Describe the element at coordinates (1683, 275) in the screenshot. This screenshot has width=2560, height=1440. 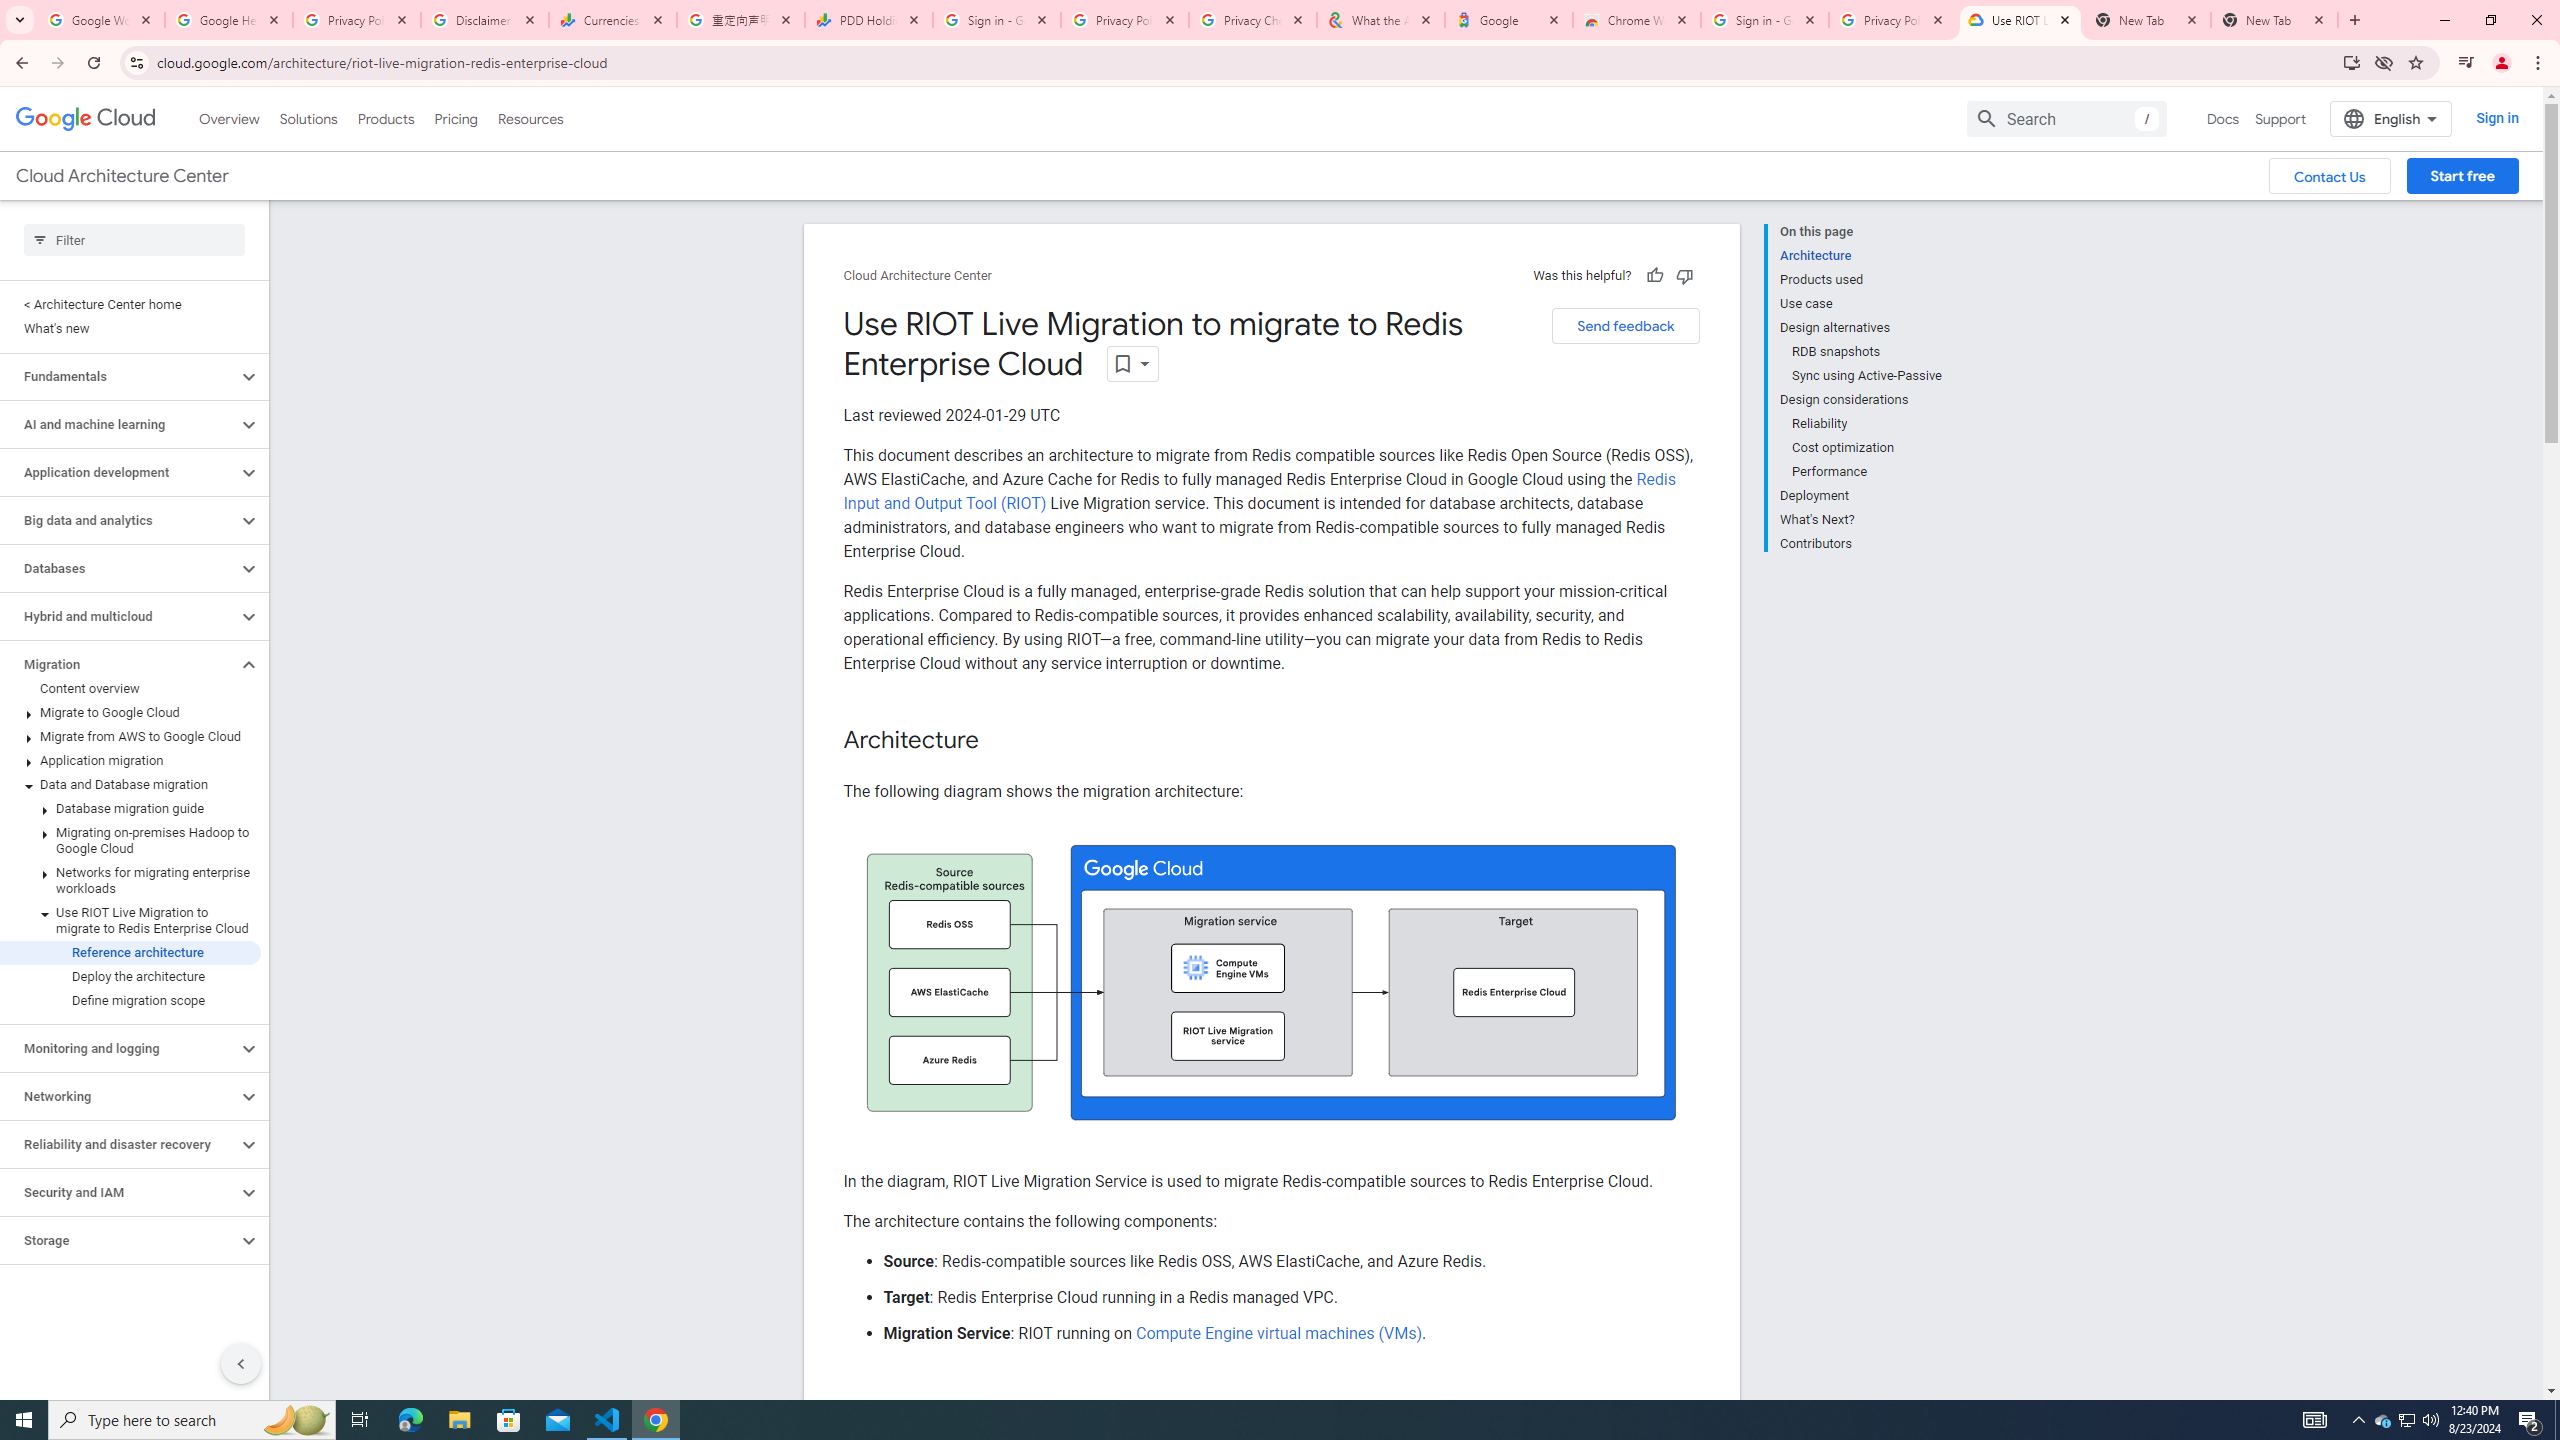
I see `'Not helpful'` at that location.